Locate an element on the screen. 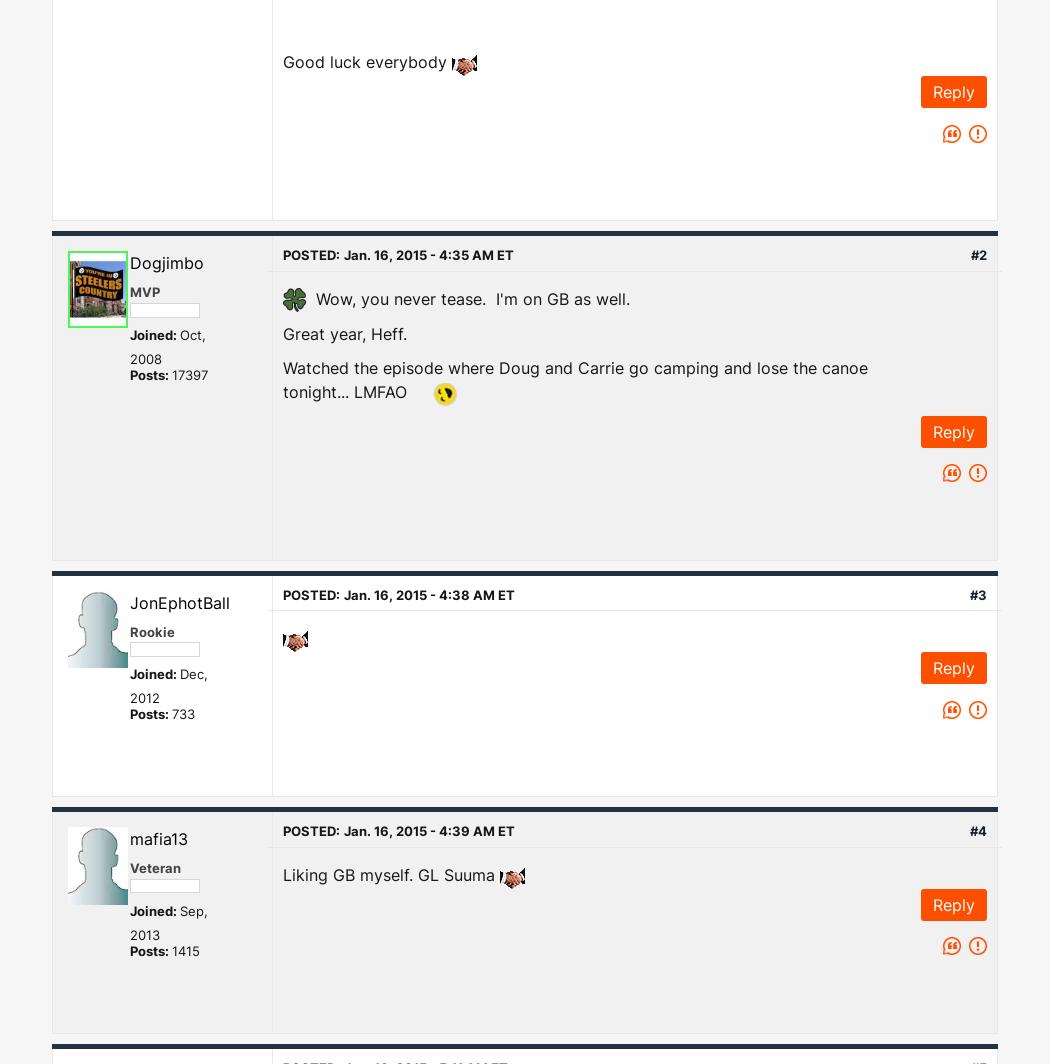 The height and width of the screenshot is (1064, 1050). 'Rookie' is located at coordinates (152, 630).